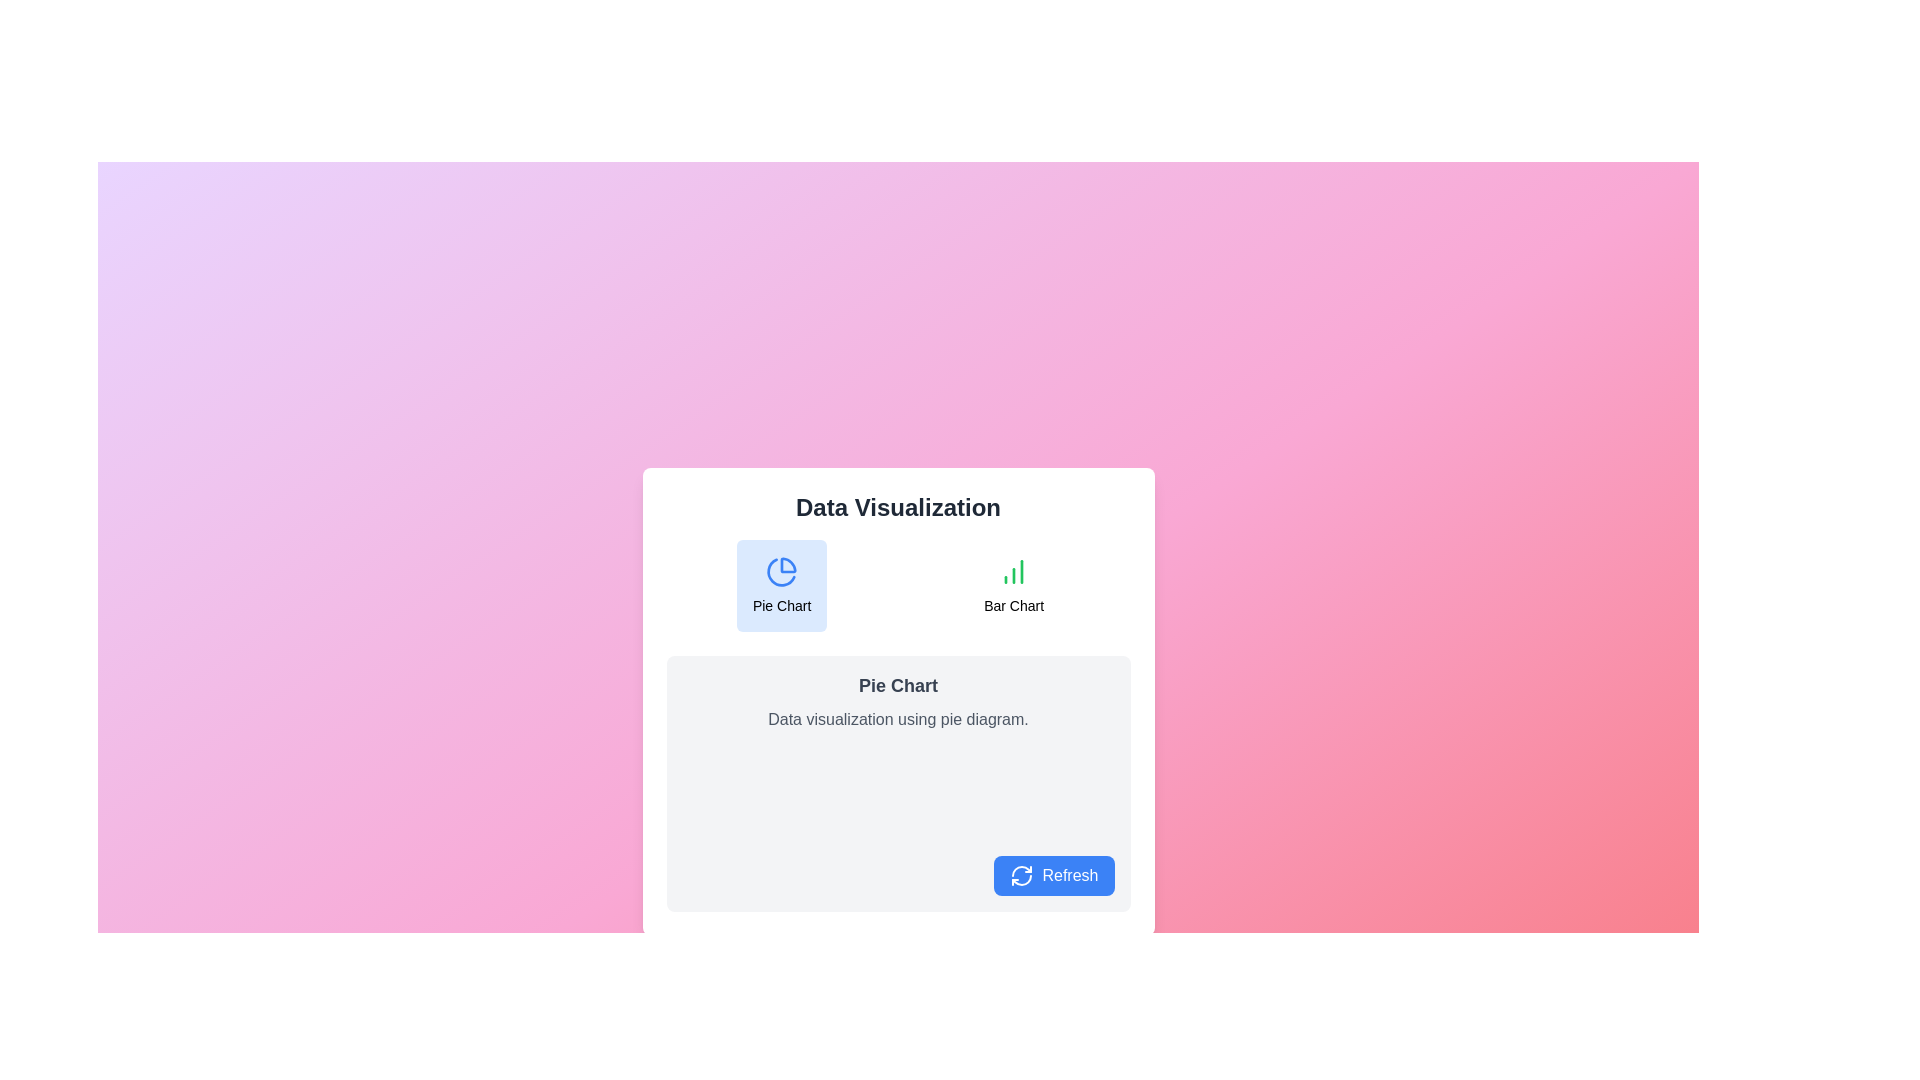 This screenshot has width=1920, height=1080. Describe the element at coordinates (897, 685) in the screenshot. I see `the text label that reads 'Pie Chart' displayed in bold gray font within a light gray rectangular box` at that location.